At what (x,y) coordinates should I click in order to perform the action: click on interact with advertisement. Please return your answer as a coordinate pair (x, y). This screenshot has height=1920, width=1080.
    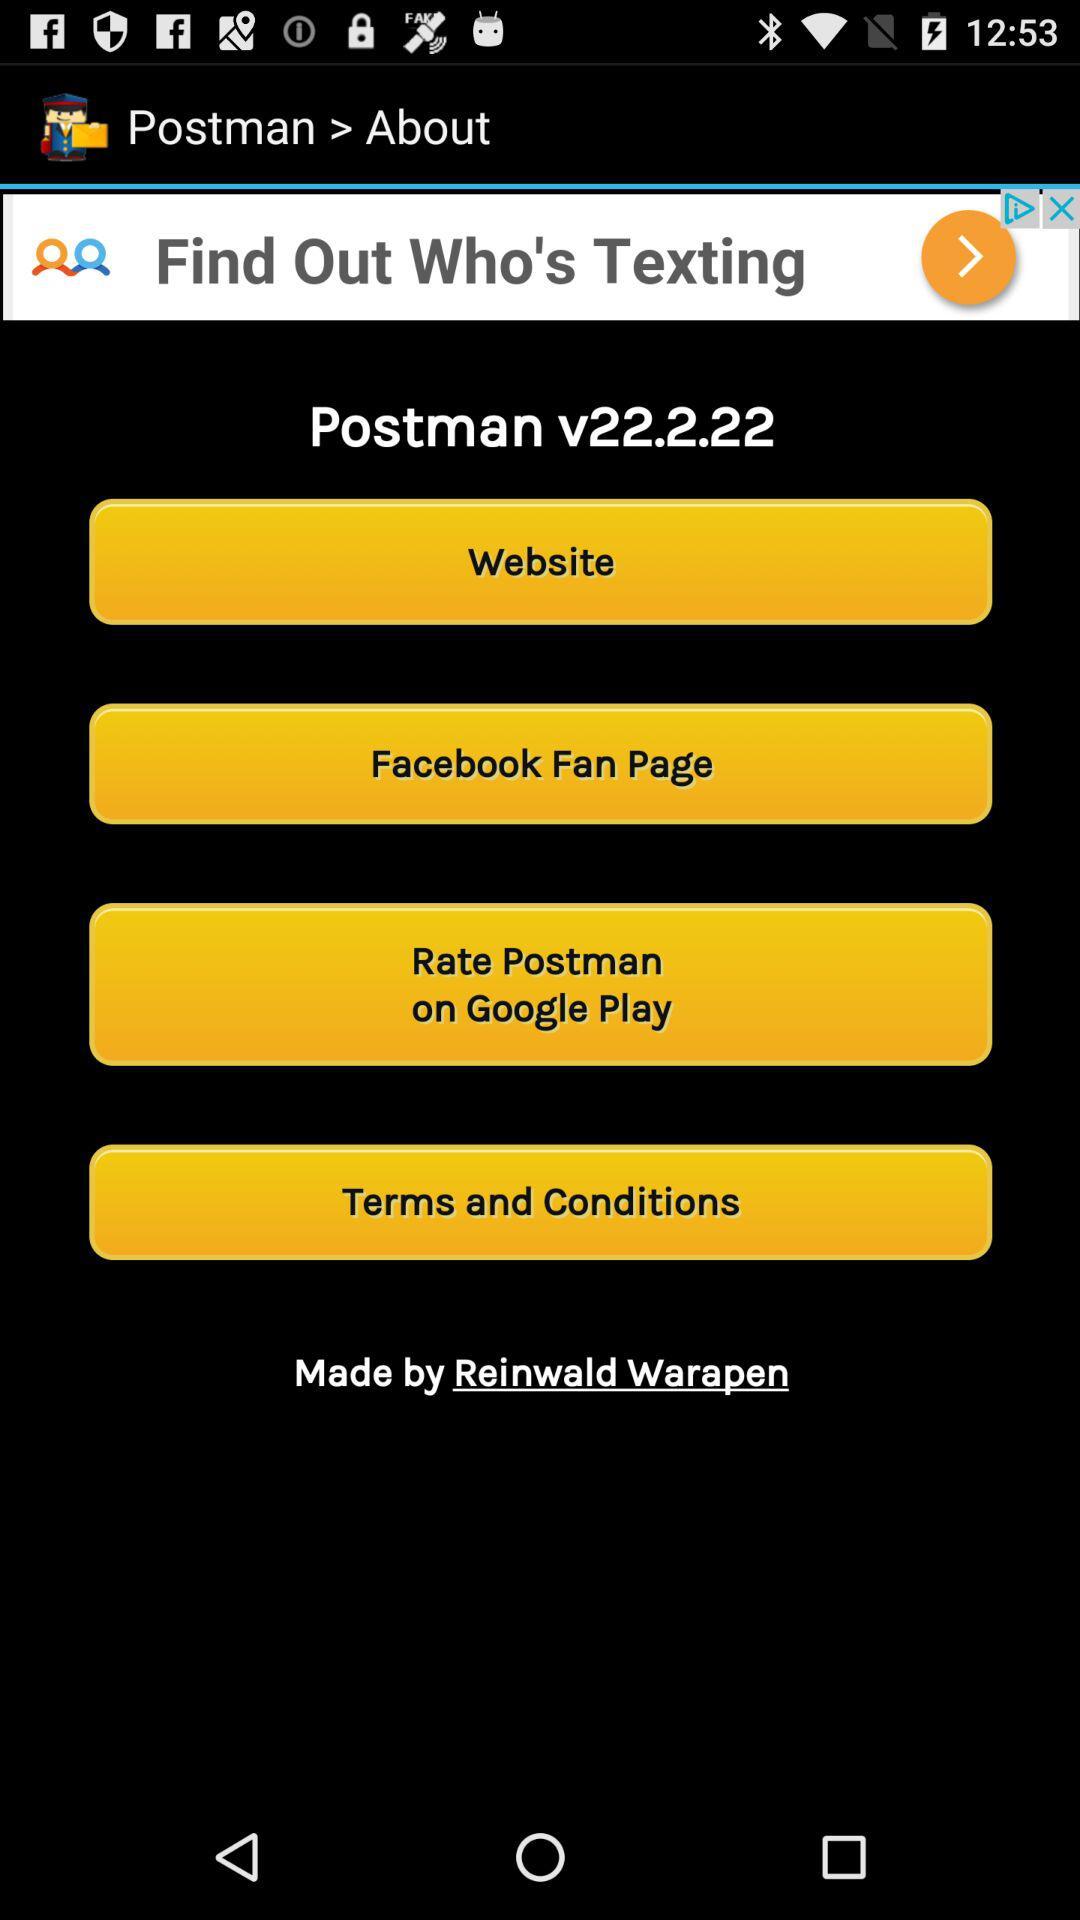
    Looking at the image, I should click on (540, 253).